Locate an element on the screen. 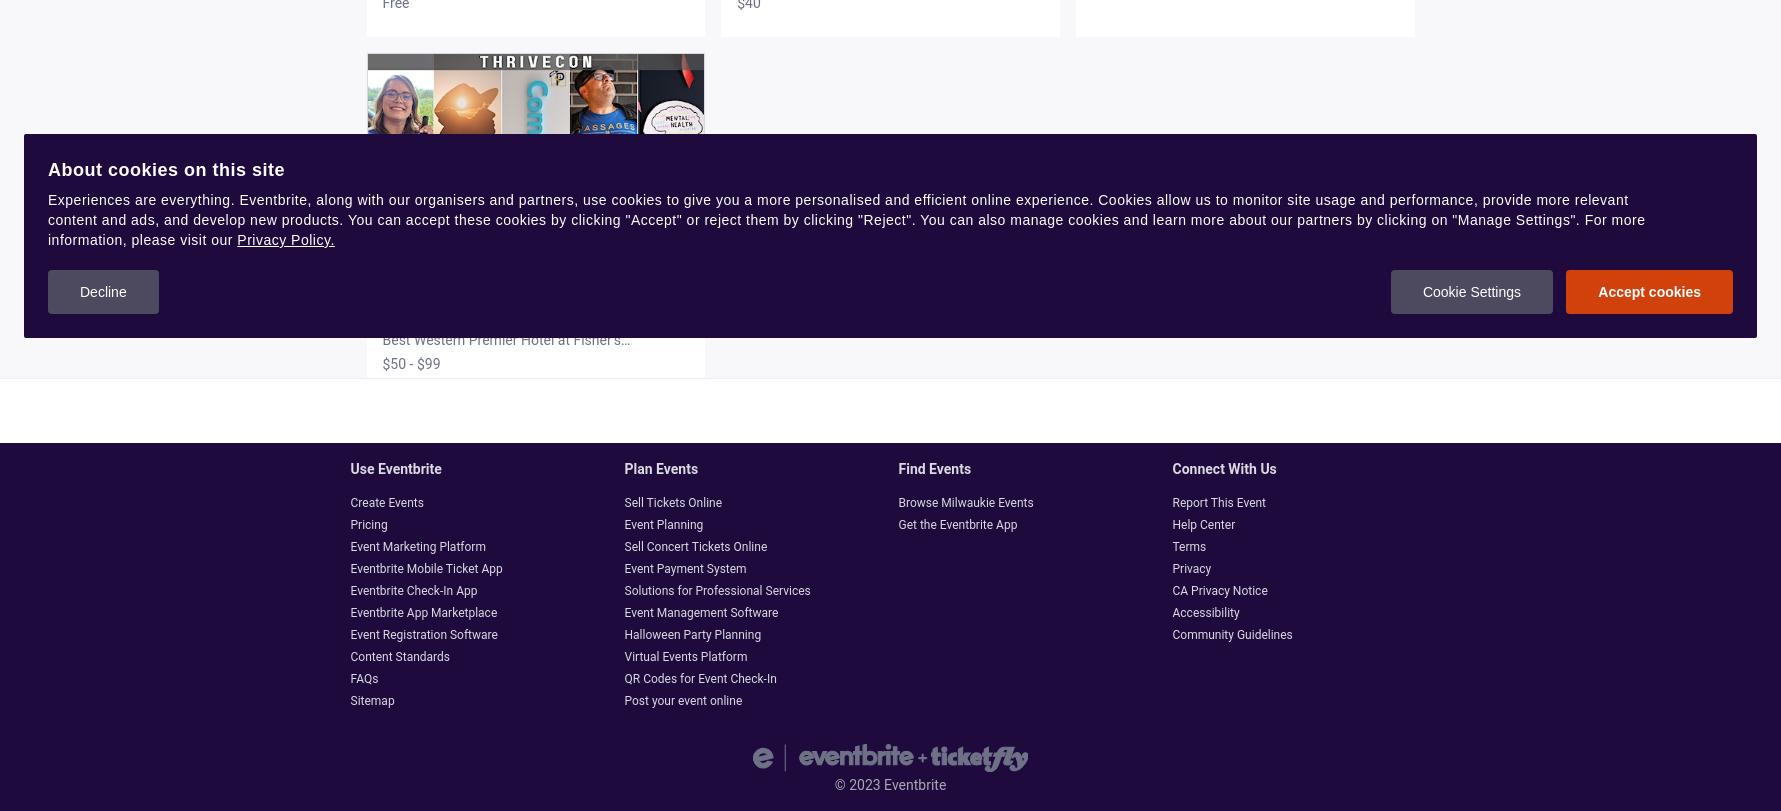 The width and height of the screenshot is (1781, 811). 'Eventbrite Check-In App' is located at coordinates (412, 589).